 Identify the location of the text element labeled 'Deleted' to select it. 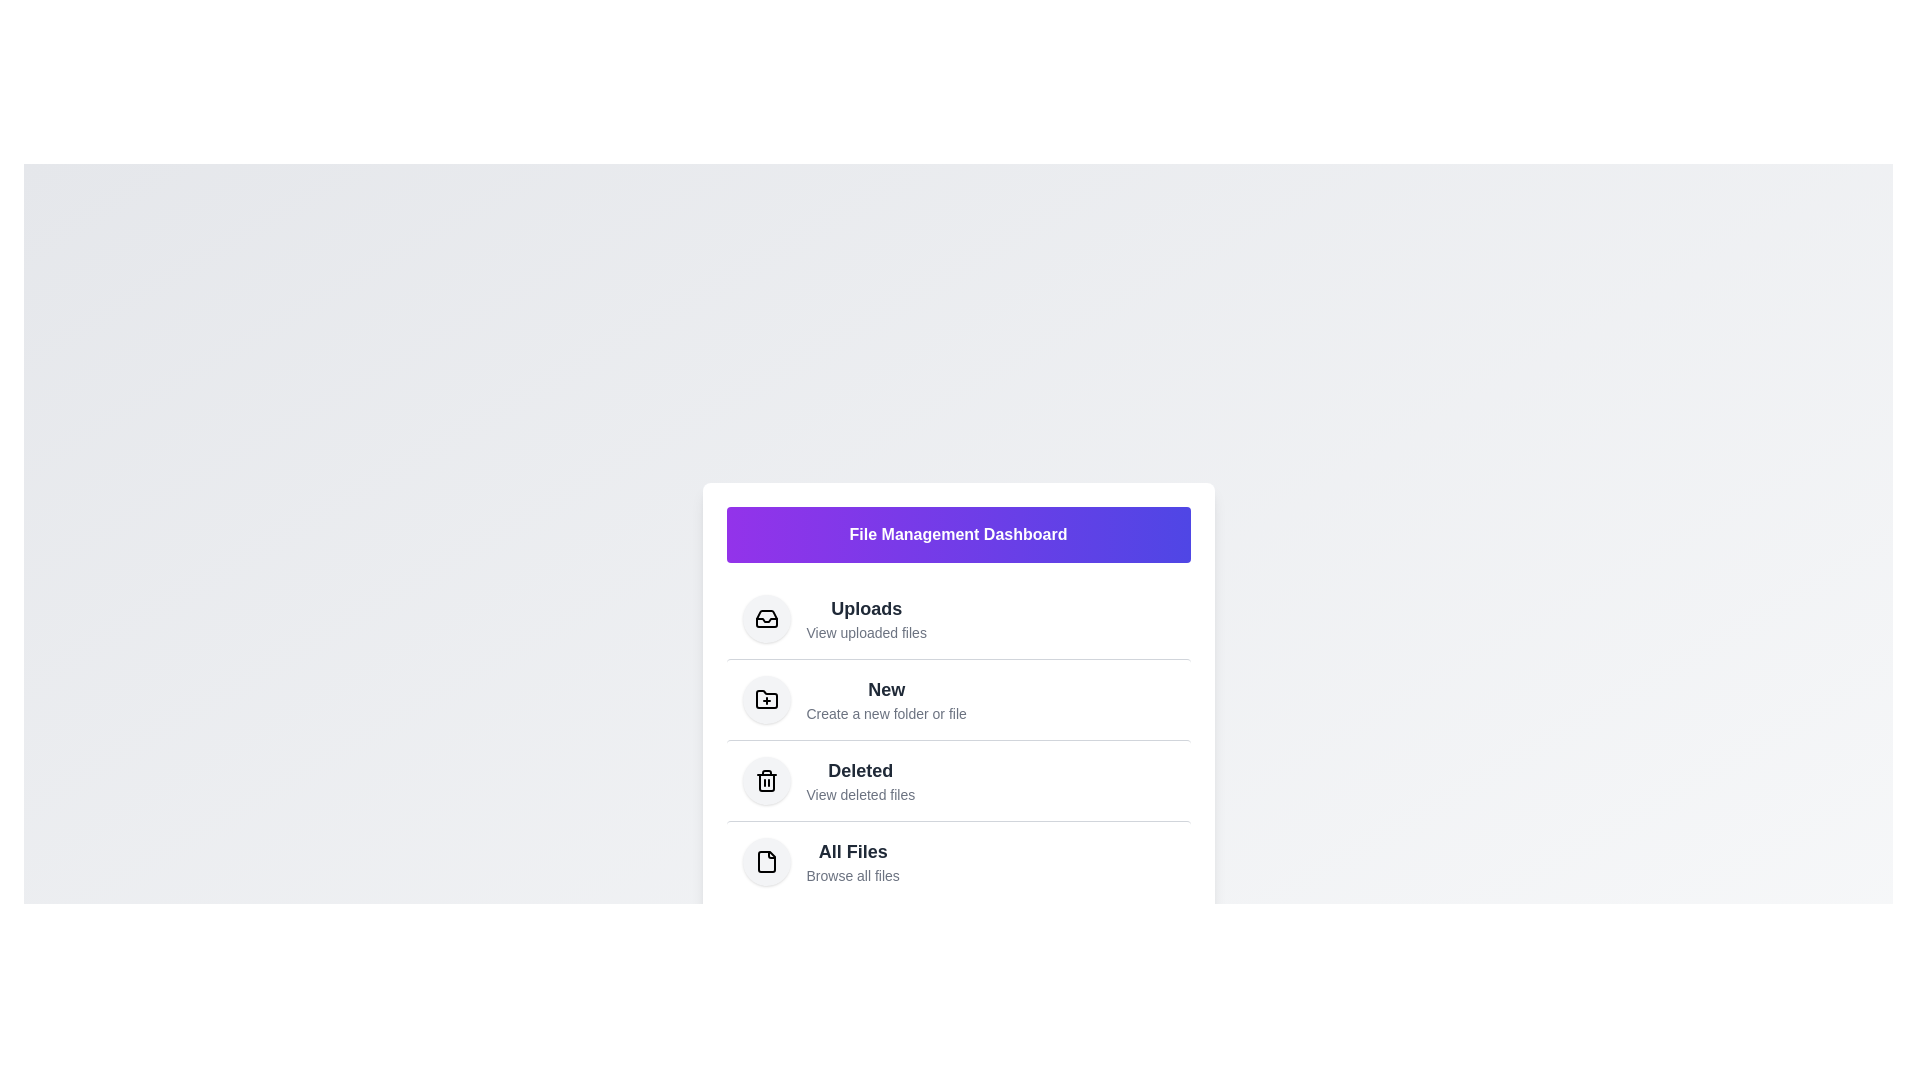
(860, 769).